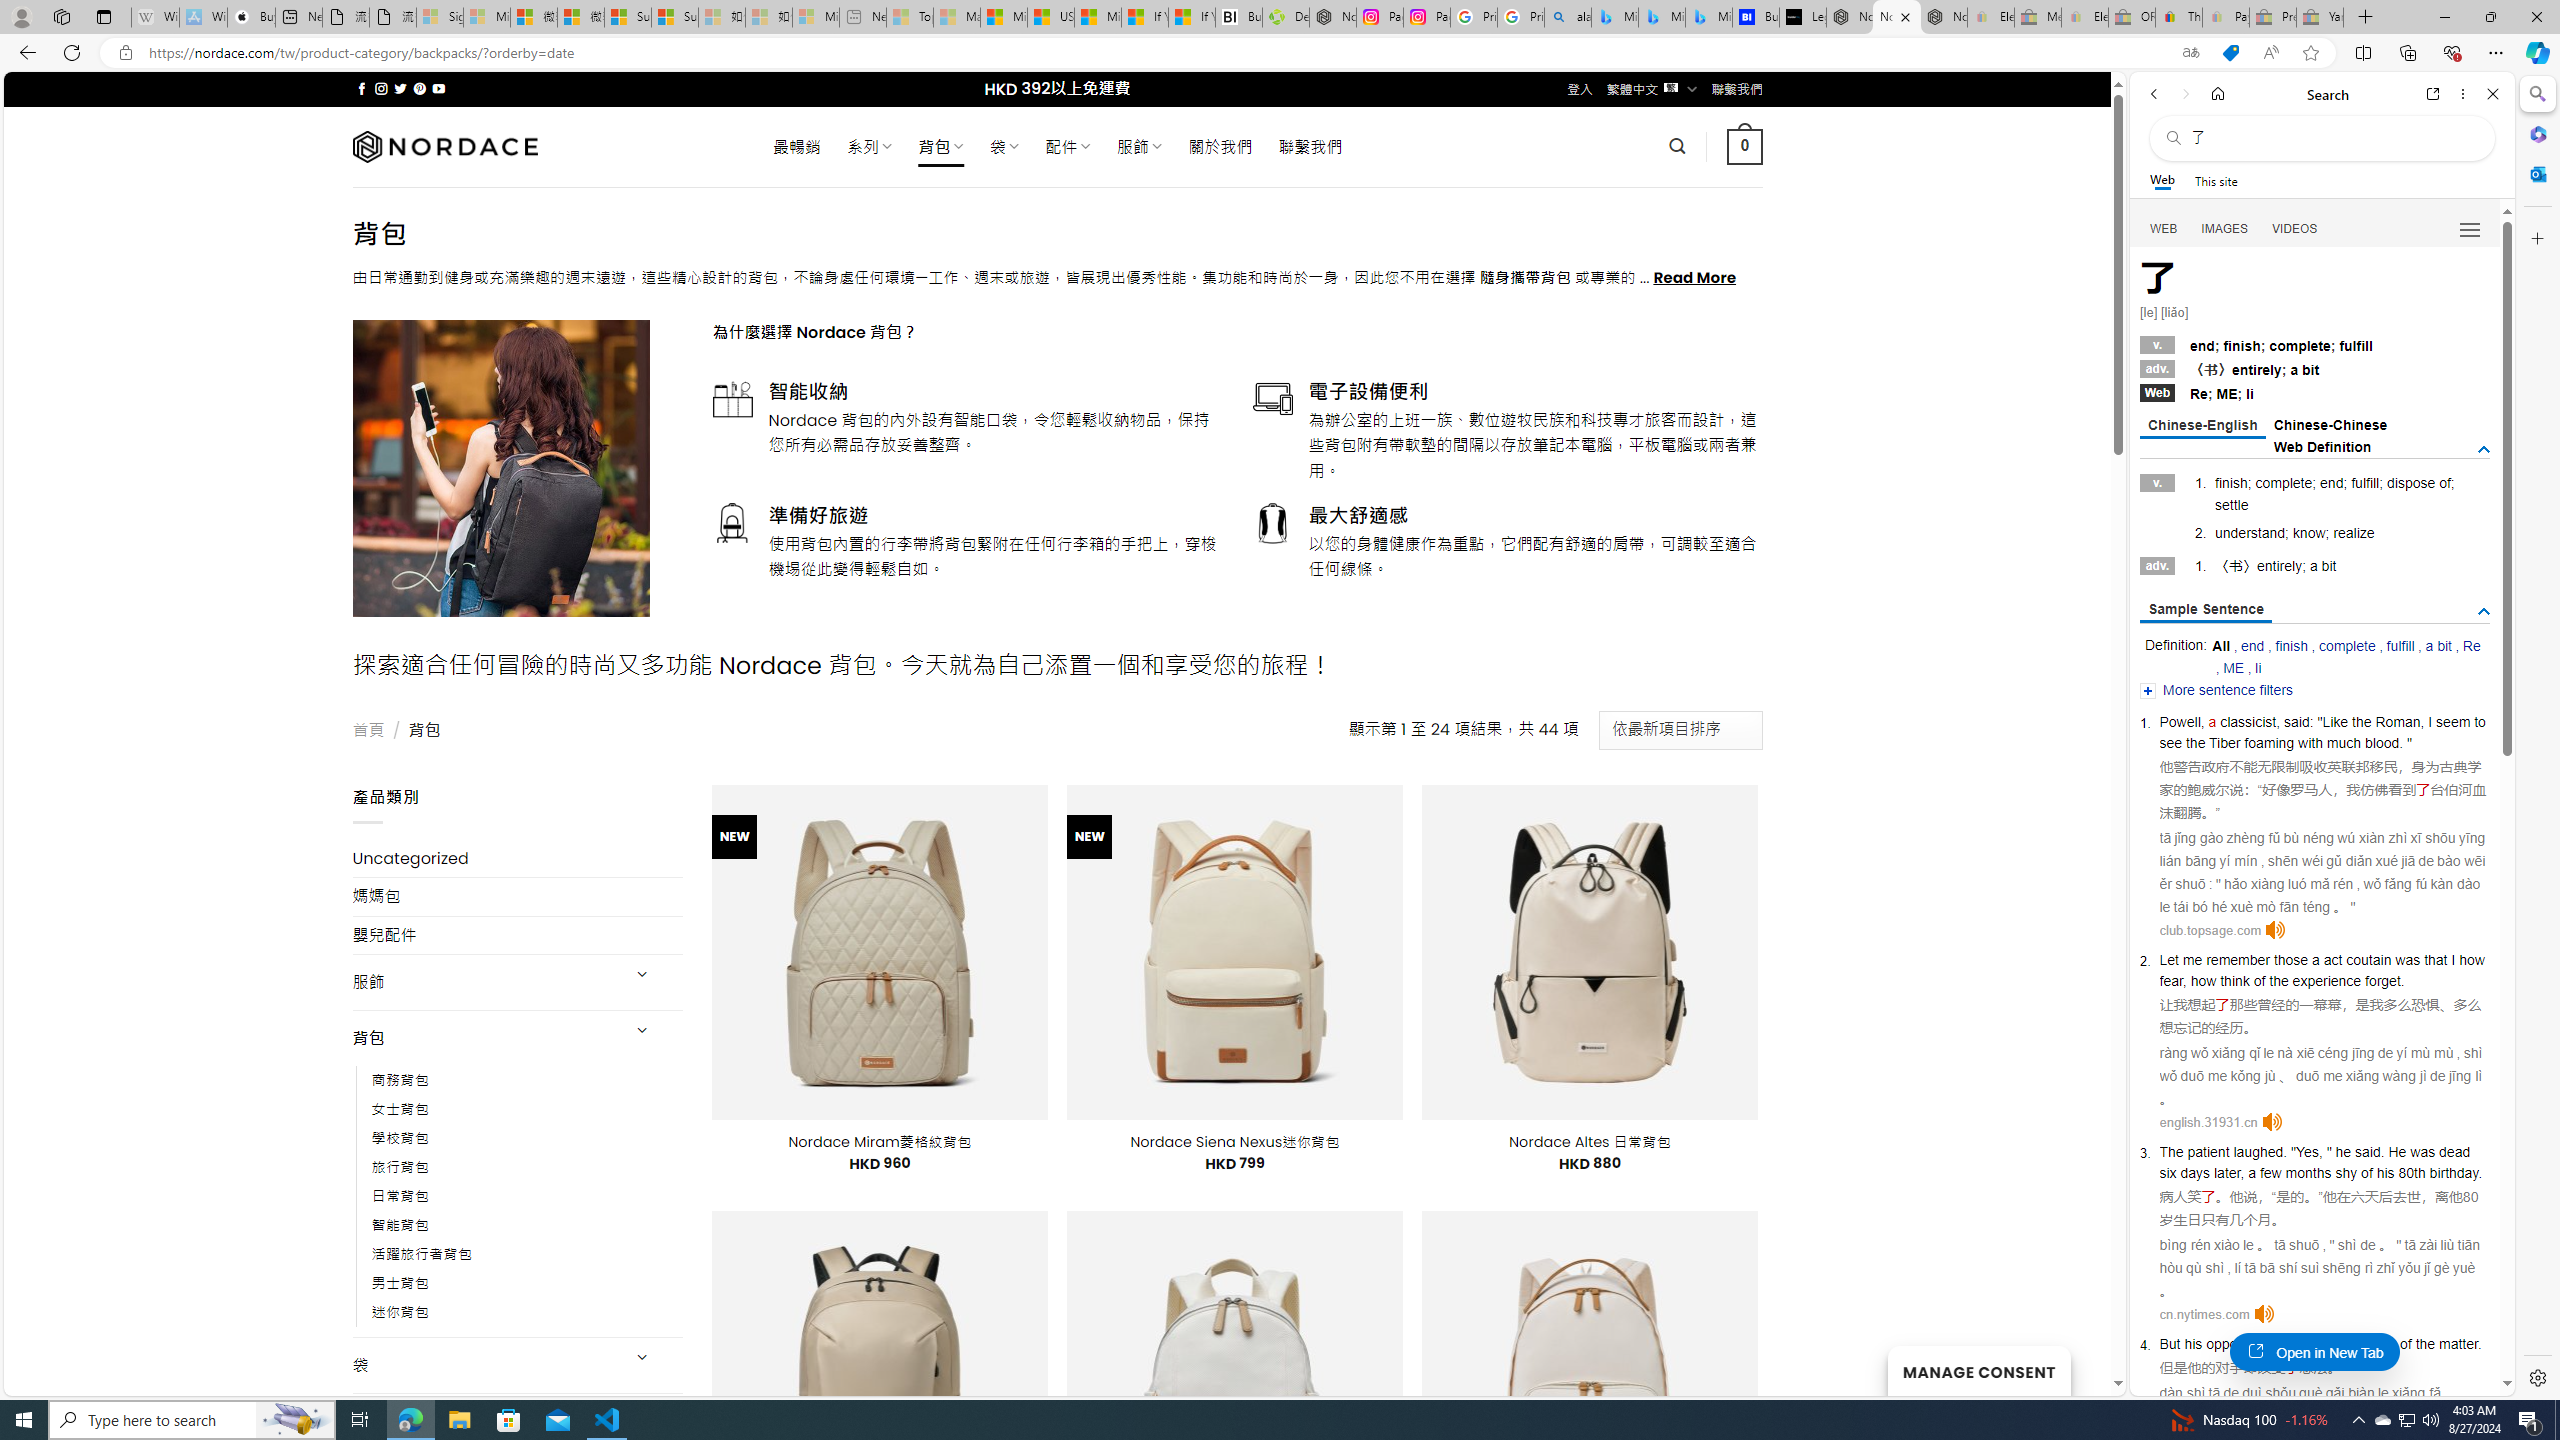  What do you see at coordinates (2483, 612) in the screenshot?
I see `'AutomationID: tgdef_sen'` at bounding box center [2483, 612].